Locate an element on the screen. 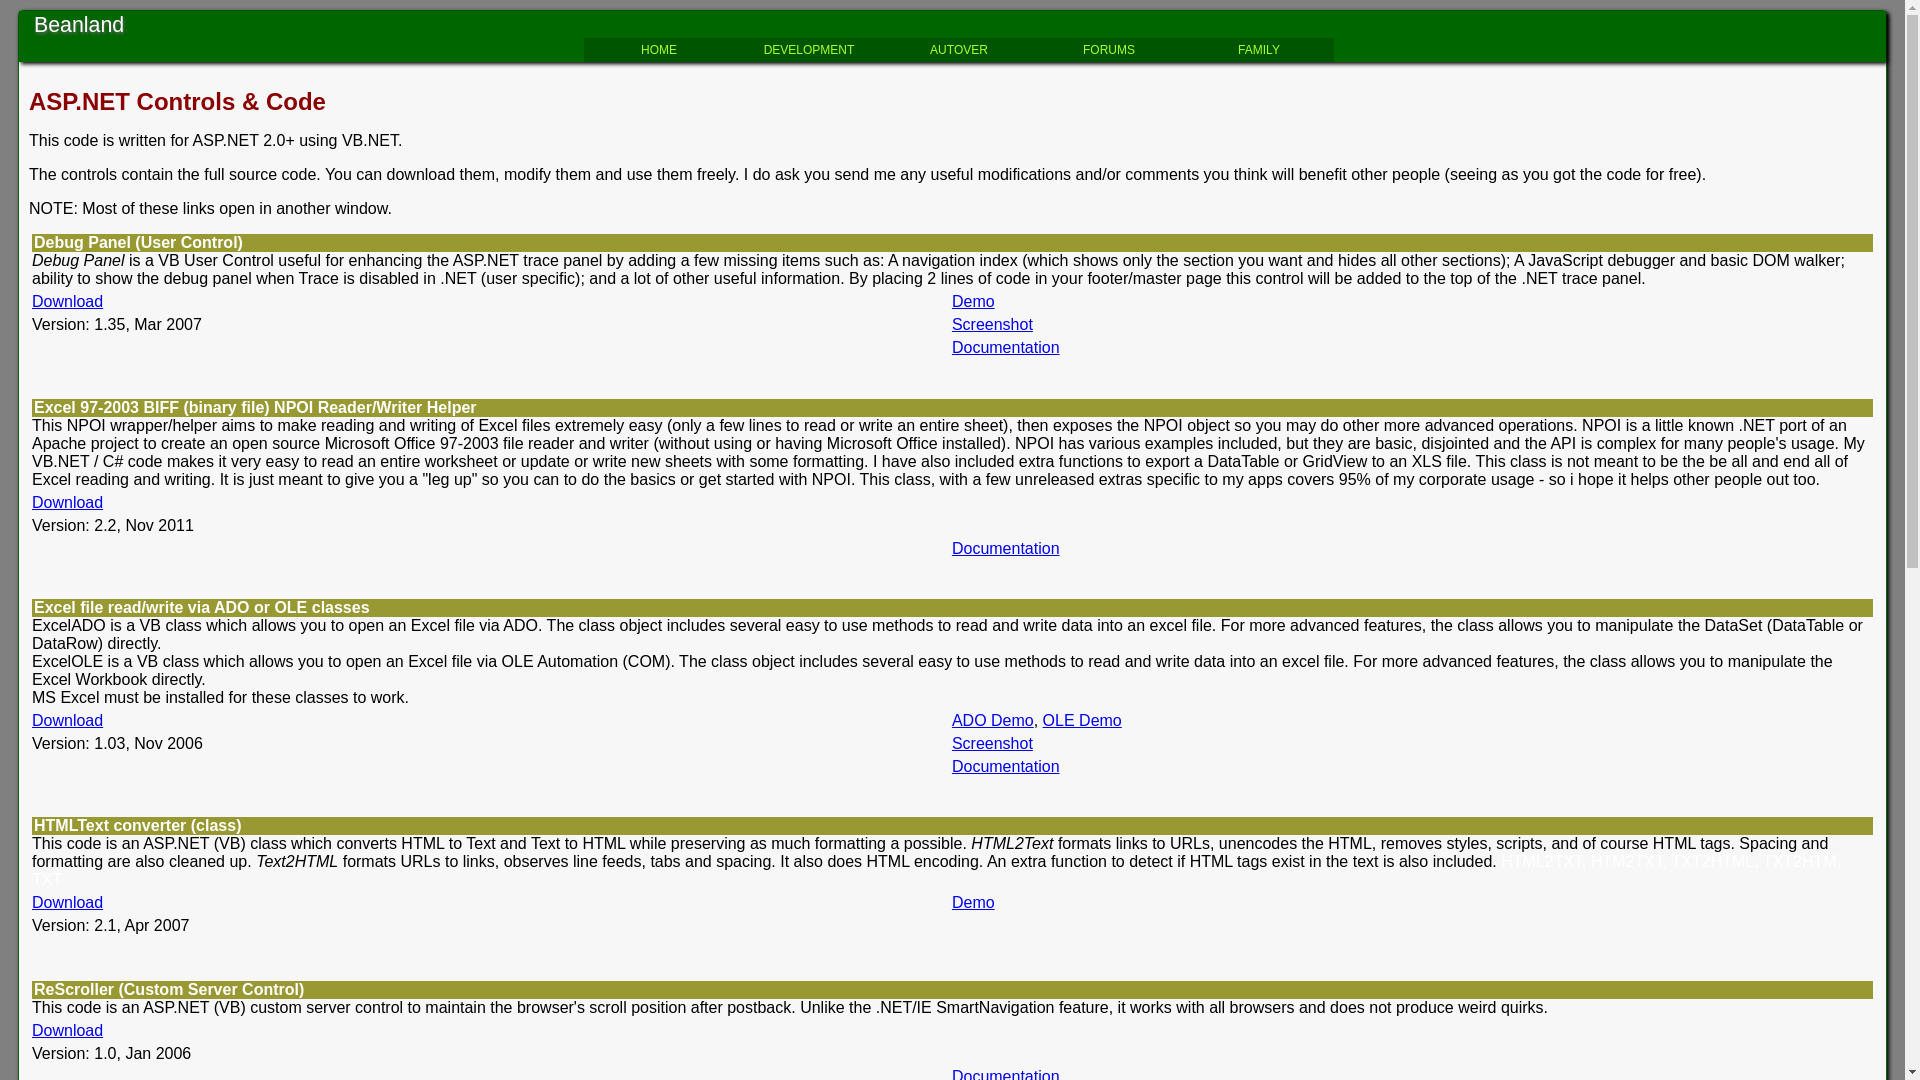 The width and height of the screenshot is (1920, 1080). 'Download' is located at coordinates (67, 902).